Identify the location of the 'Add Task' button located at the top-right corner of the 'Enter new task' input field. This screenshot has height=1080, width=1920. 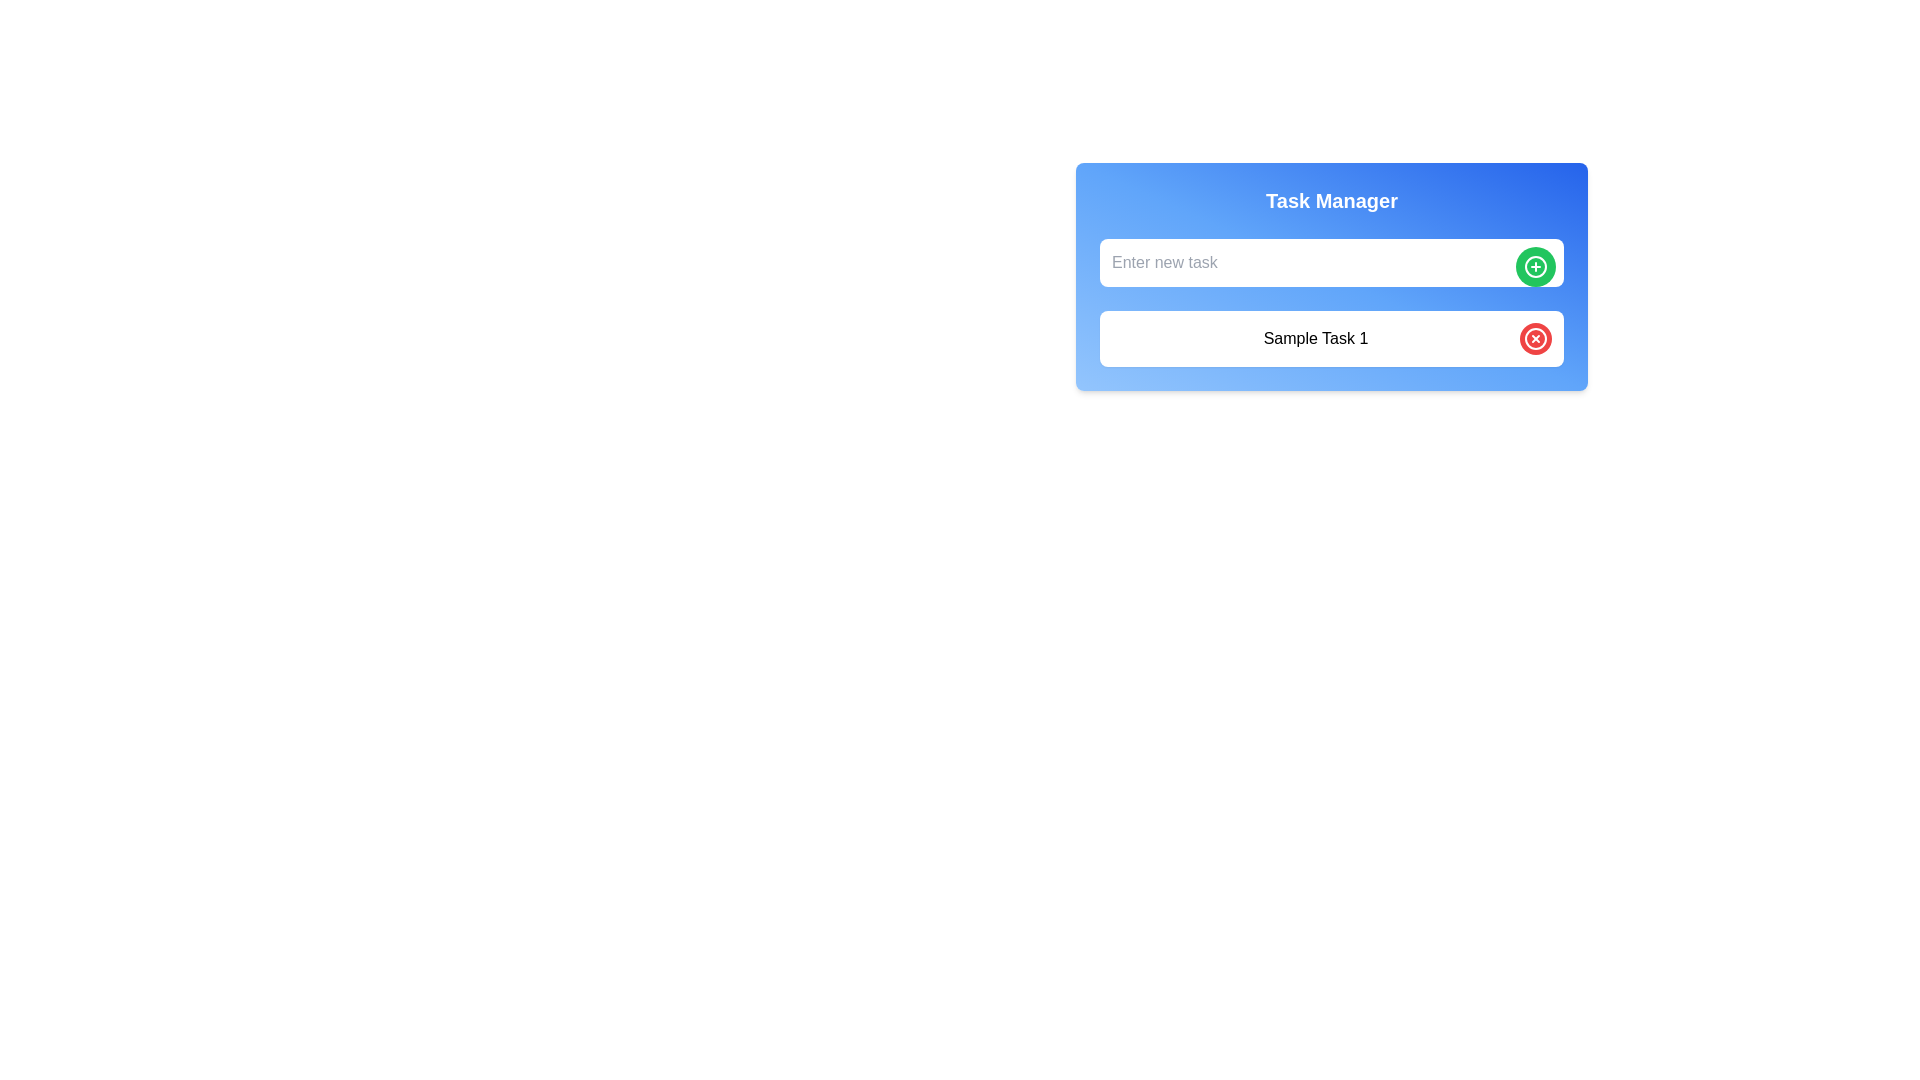
(1535, 265).